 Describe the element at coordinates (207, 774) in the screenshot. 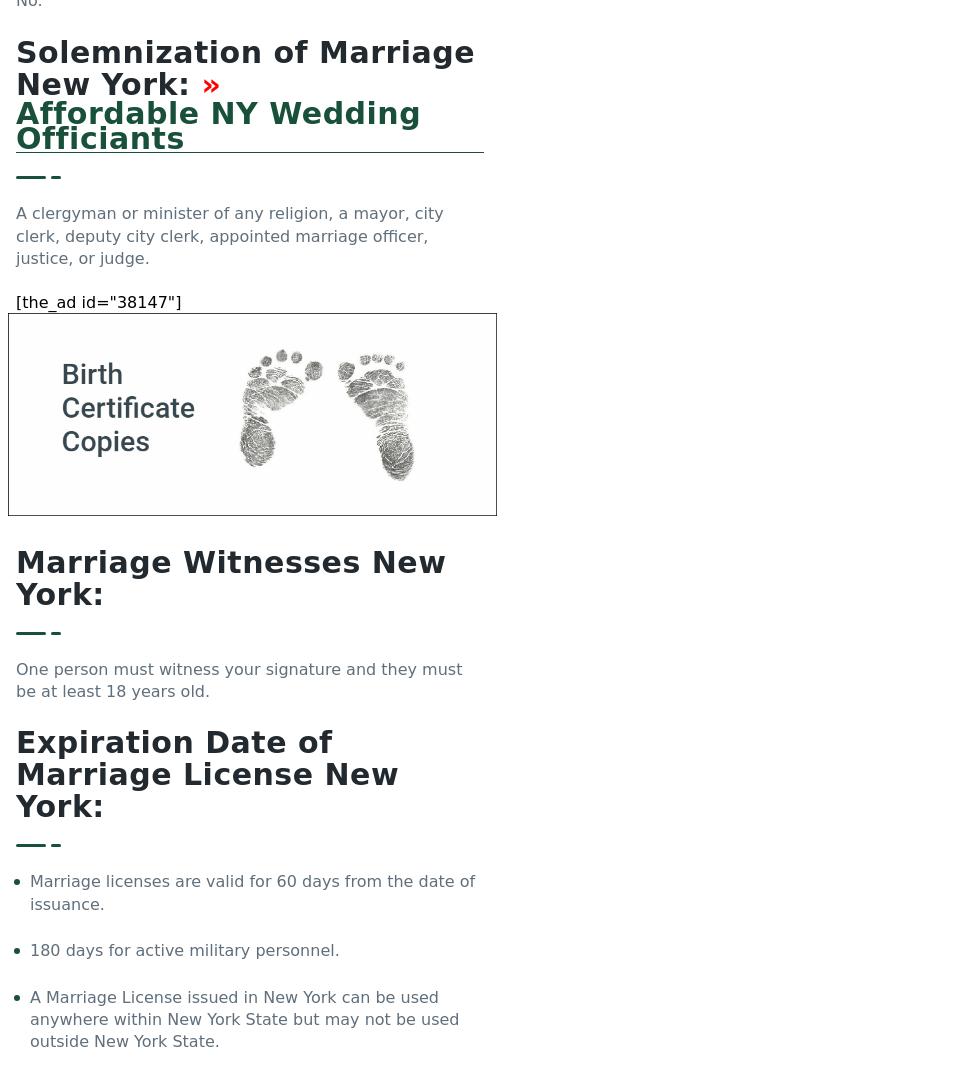

I see `'Expiration Date of Marriage License New York:'` at that location.